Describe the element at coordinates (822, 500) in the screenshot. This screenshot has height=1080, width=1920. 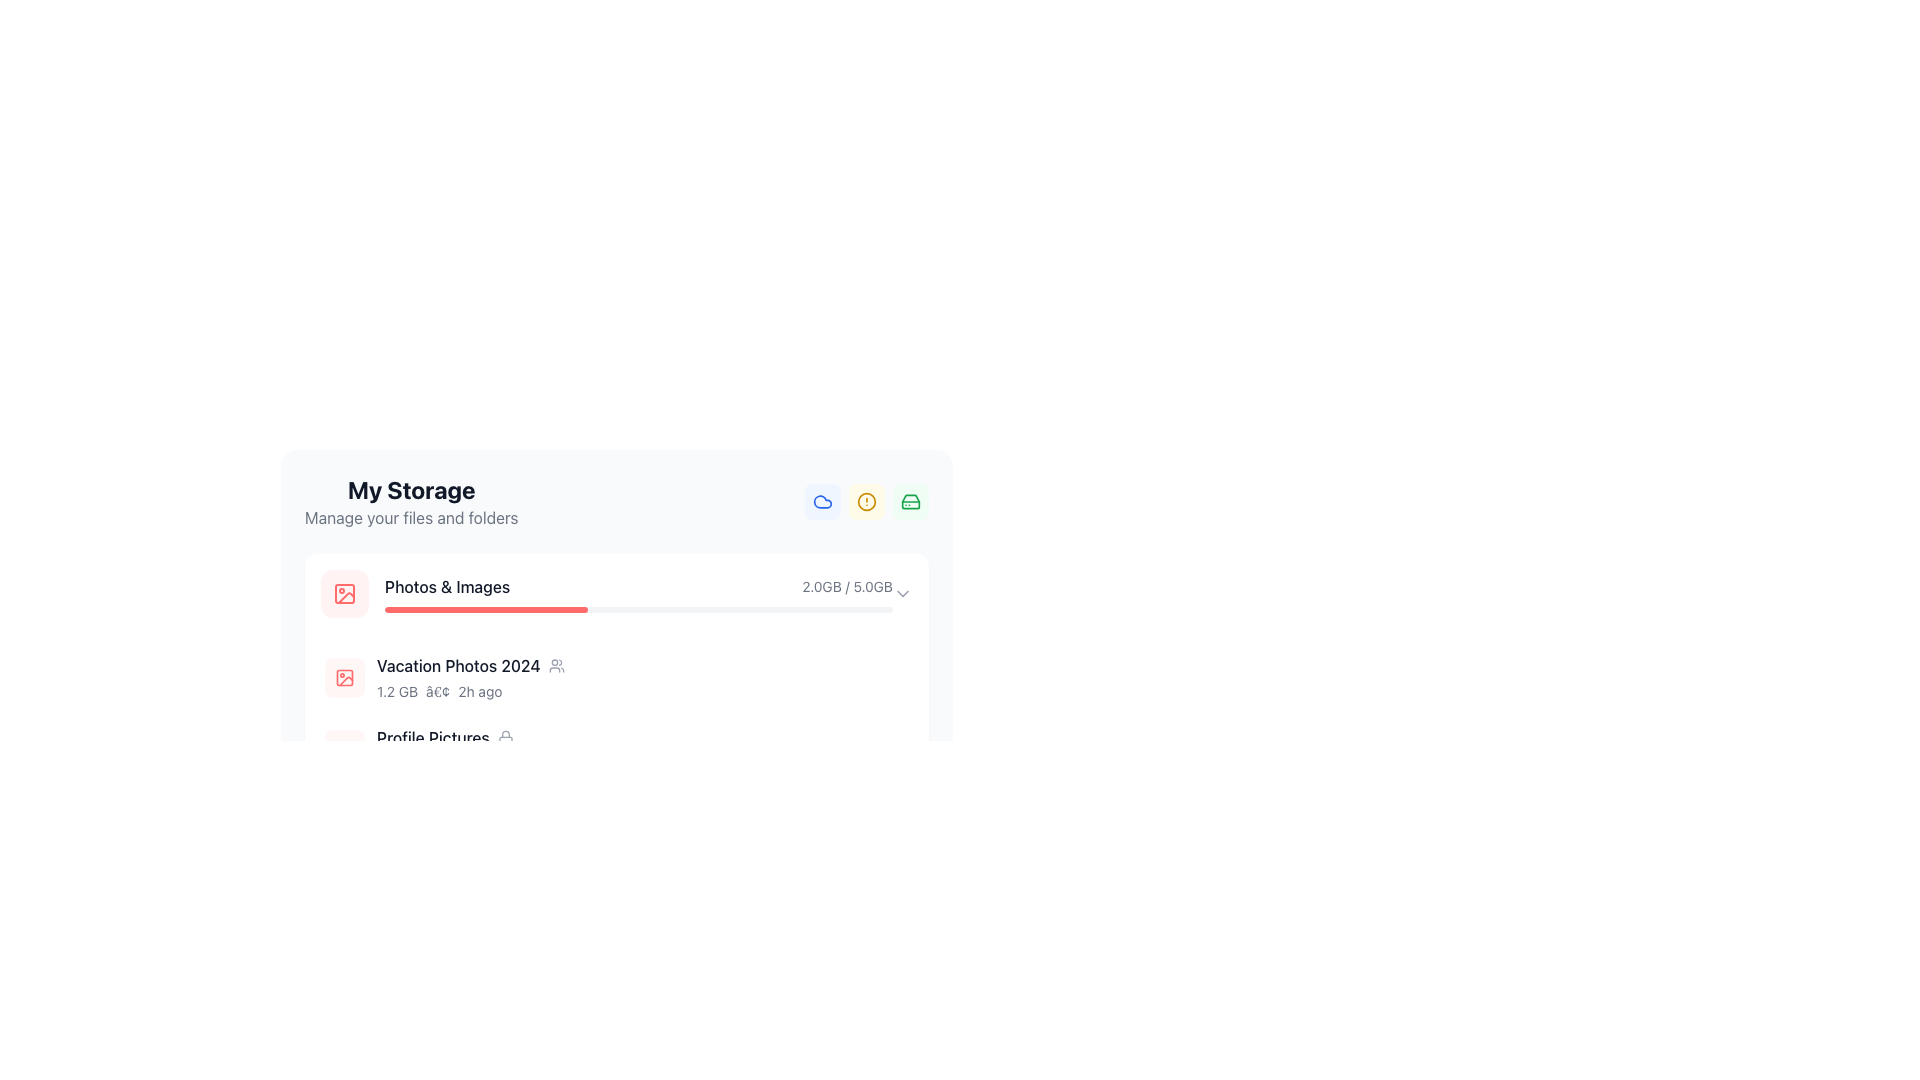
I see `the blue cloud-shaped icon button located at the top-right section of the interface, which is the first in a sequence of three icons` at that location.